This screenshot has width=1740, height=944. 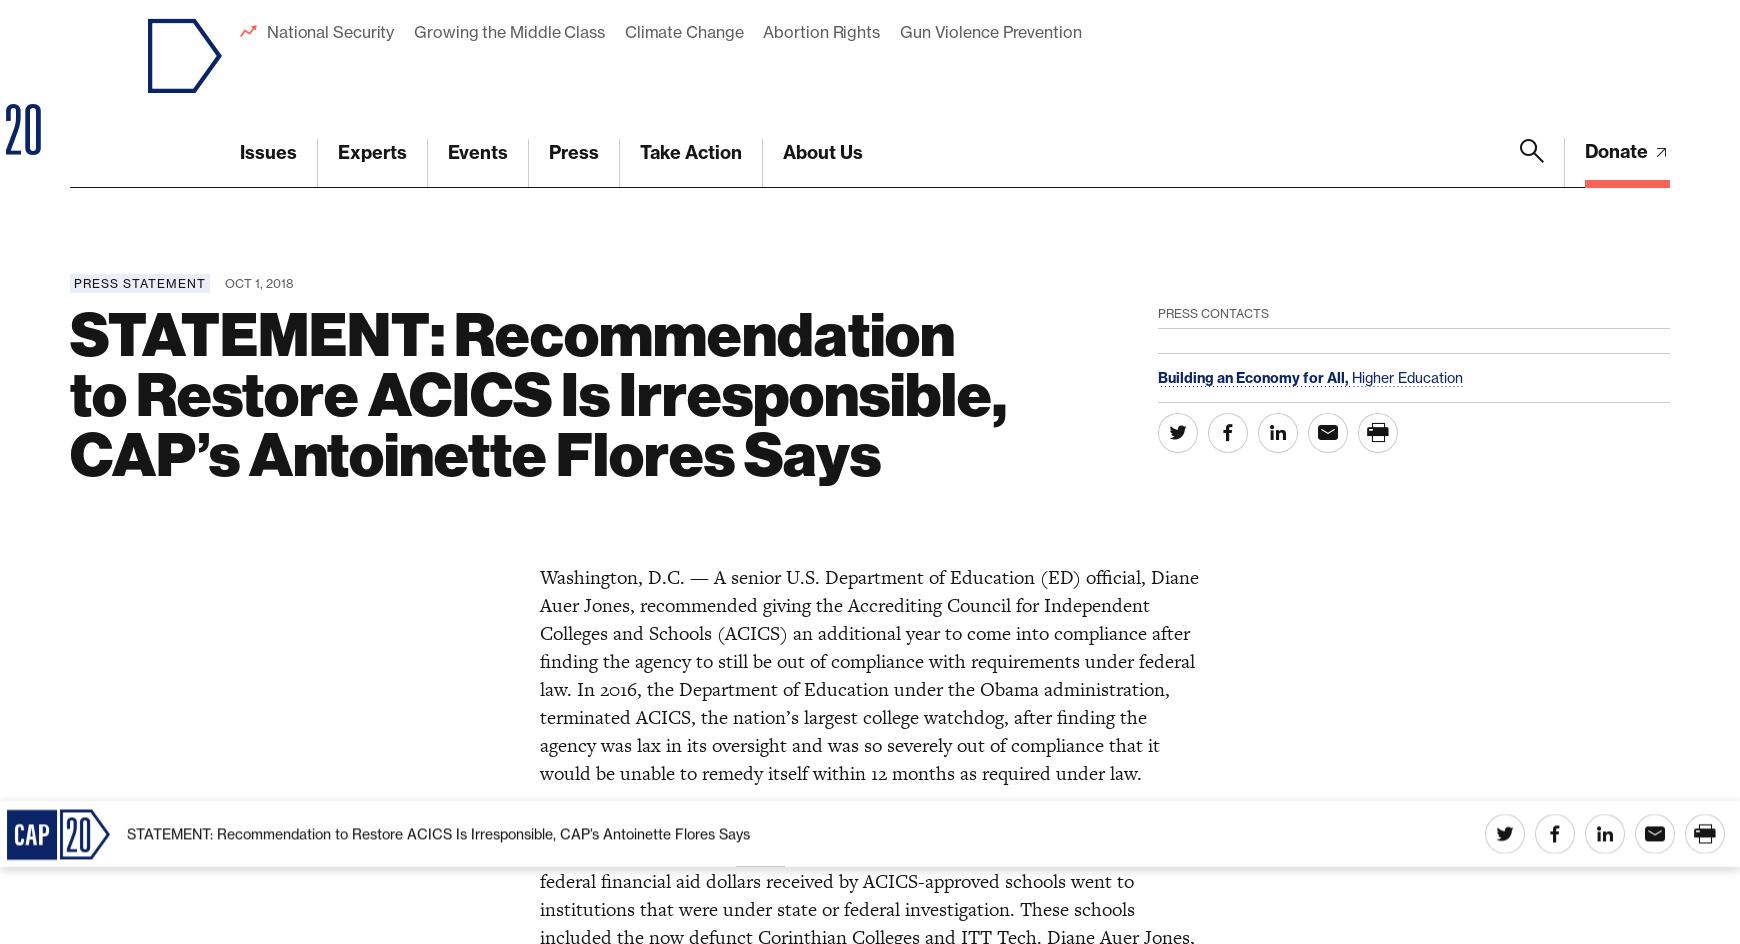 I want to click on ', associate director for Postsecondary Education at CAP, released the following statement in response:', so click(x=847, y=258).